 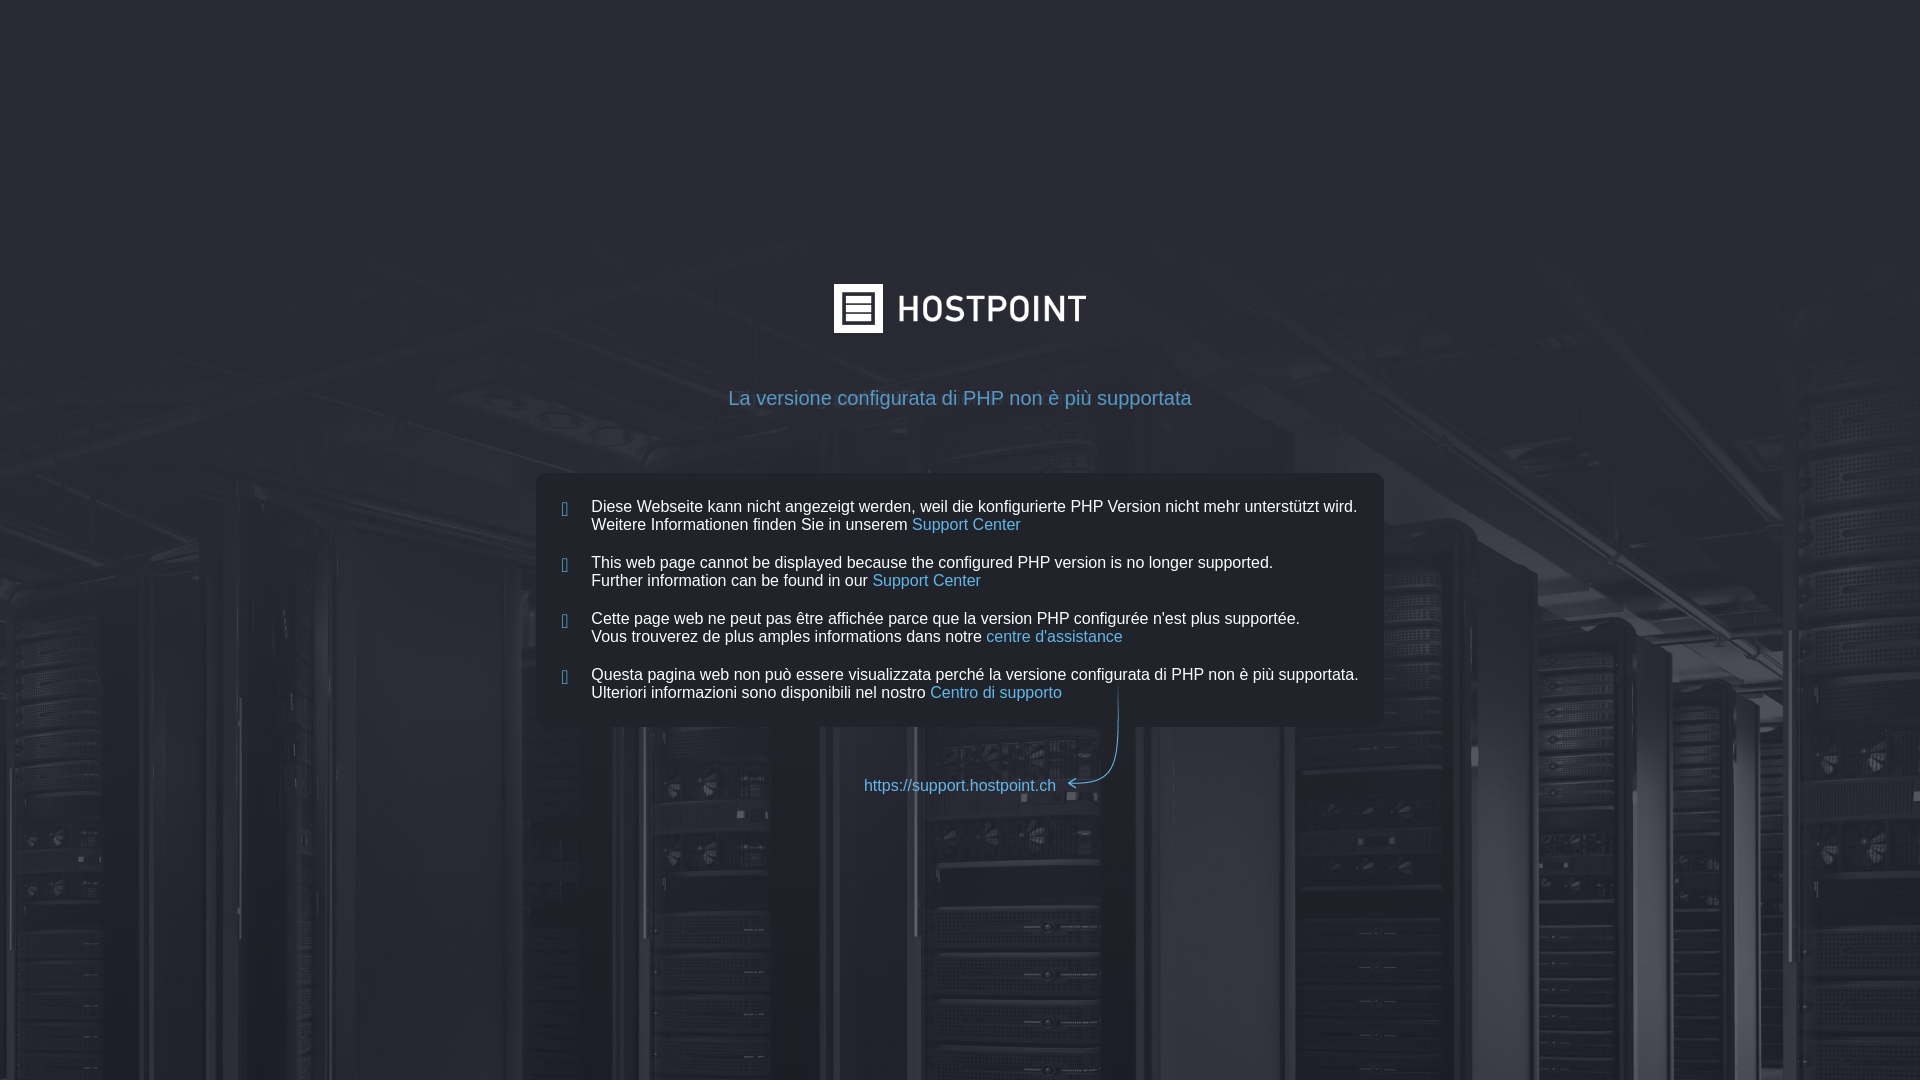 What do you see at coordinates (966, 523) in the screenshot?
I see `'Support Center'` at bounding box center [966, 523].